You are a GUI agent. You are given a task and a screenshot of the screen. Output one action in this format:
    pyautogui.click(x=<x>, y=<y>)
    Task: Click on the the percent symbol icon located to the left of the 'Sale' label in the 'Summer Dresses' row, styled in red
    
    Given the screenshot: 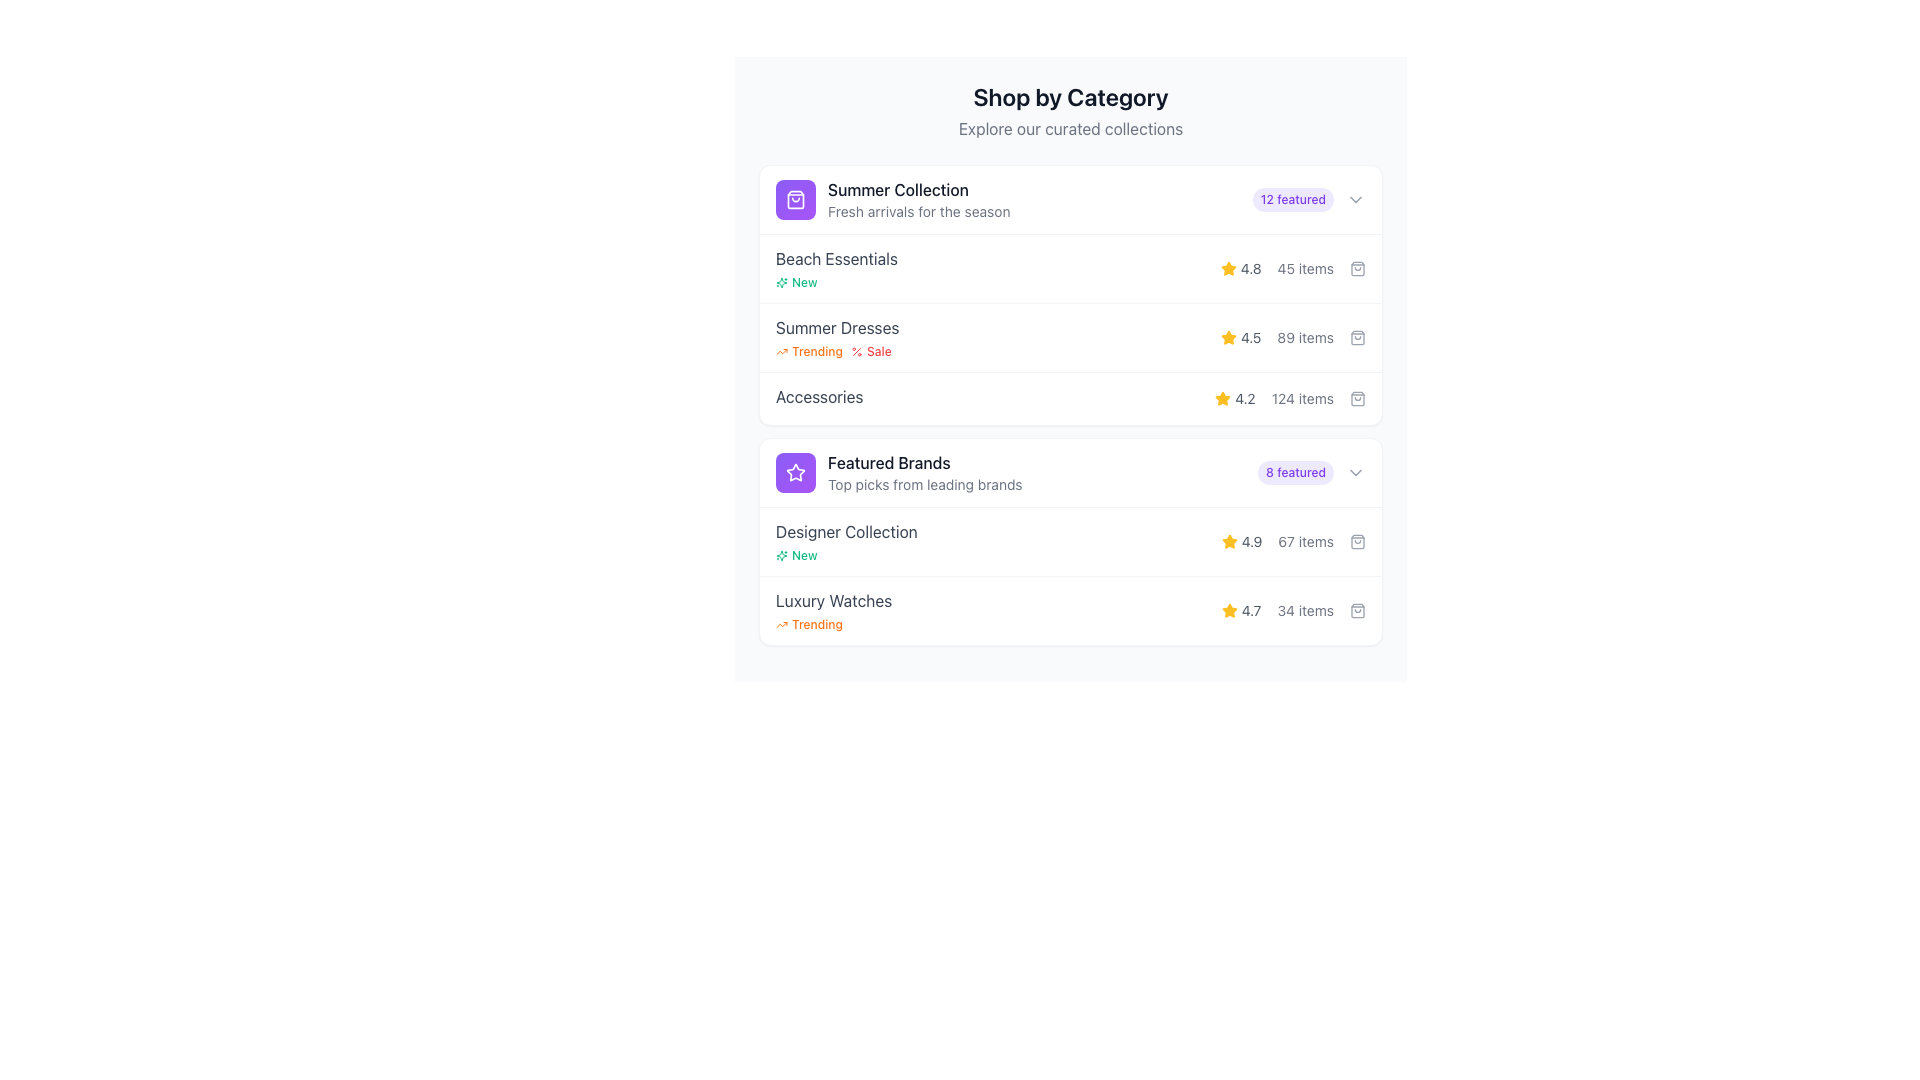 What is the action you would take?
    pyautogui.click(x=856, y=350)
    